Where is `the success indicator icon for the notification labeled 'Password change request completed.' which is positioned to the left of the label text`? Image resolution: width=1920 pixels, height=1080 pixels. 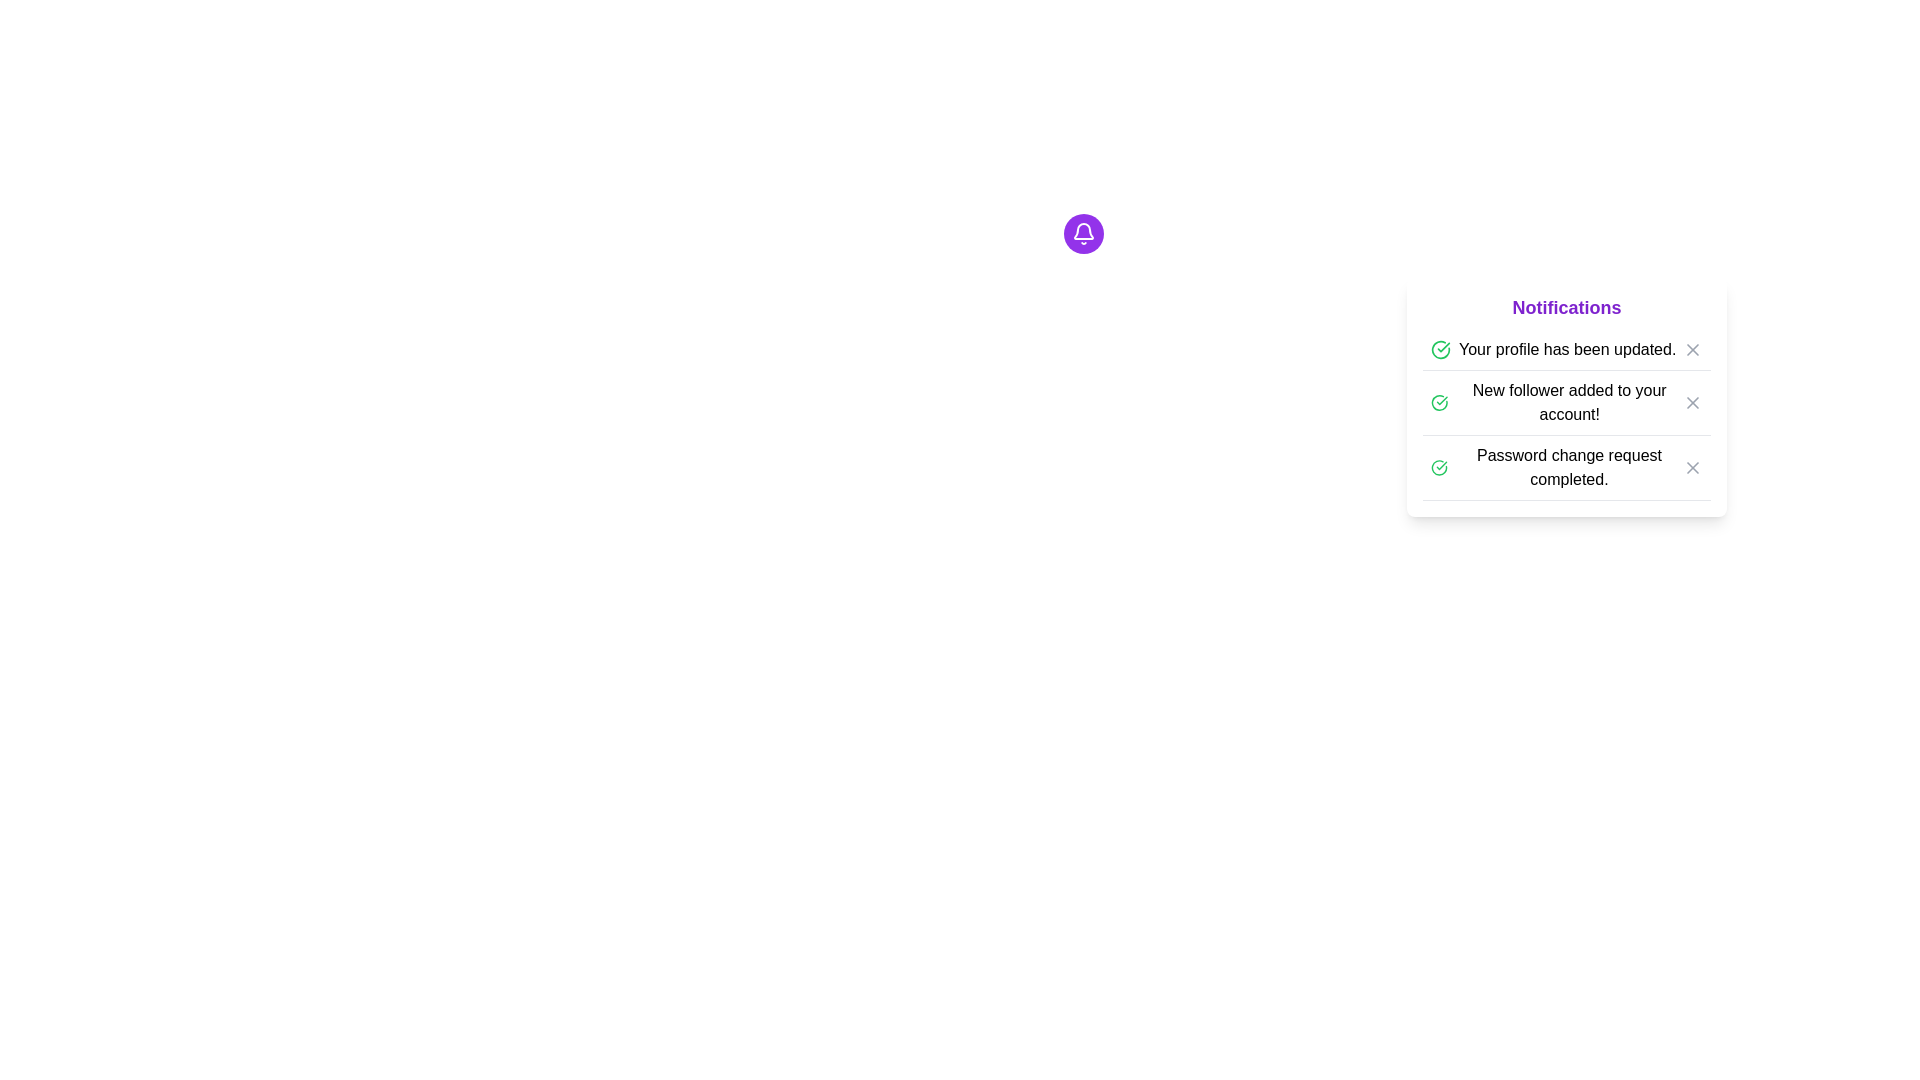 the success indicator icon for the notification labeled 'Password change request completed.' which is positioned to the left of the label text is located at coordinates (1438, 467).